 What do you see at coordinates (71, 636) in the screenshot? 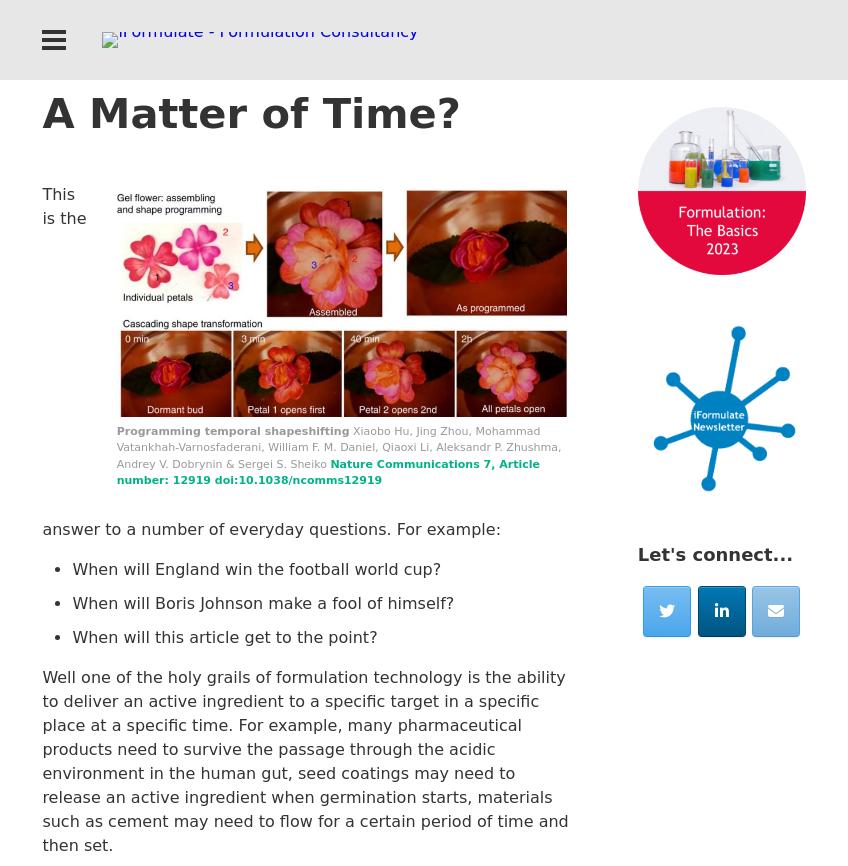
I see `'When will this article get to the point?'` at bounding box center [71, 636].